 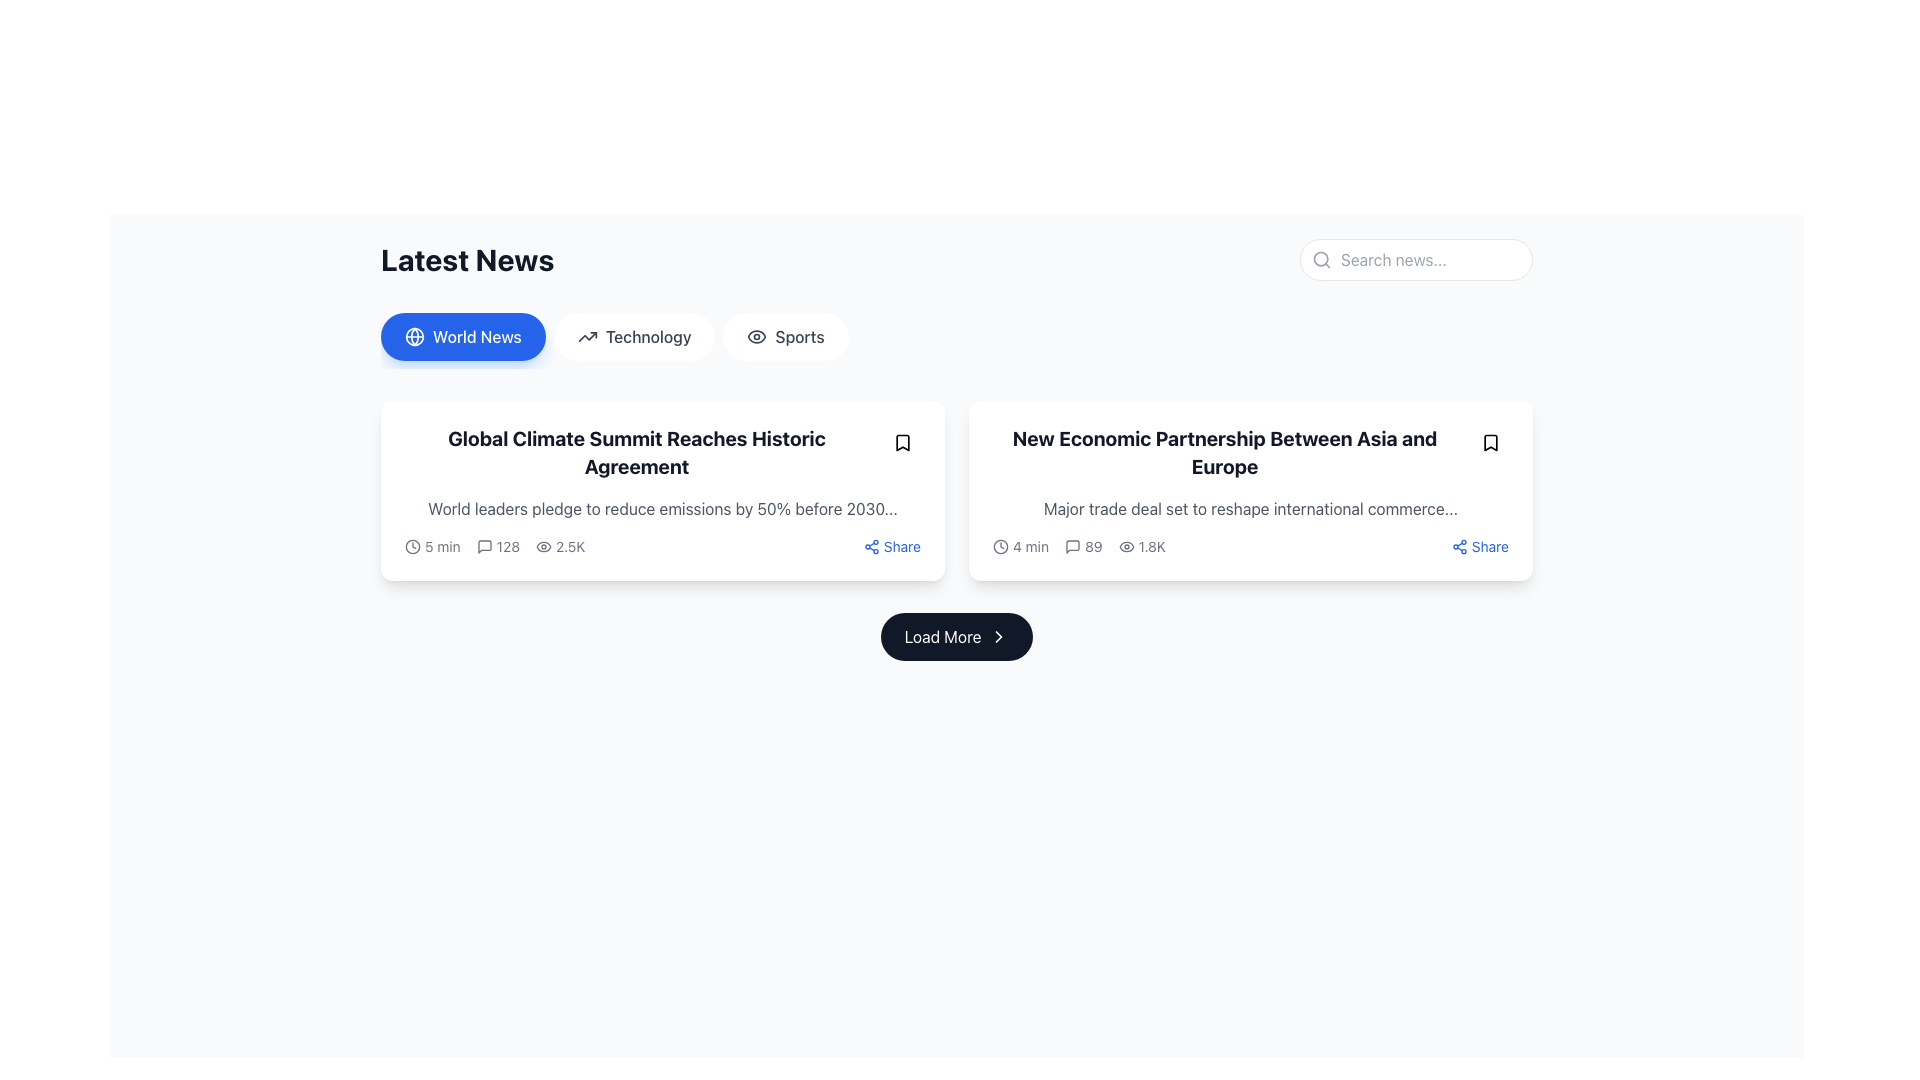 I want to click on the 'Technology' text label within the navigation button located between 'World News' and 'Sports' buttons, so click(x=648, y=335).